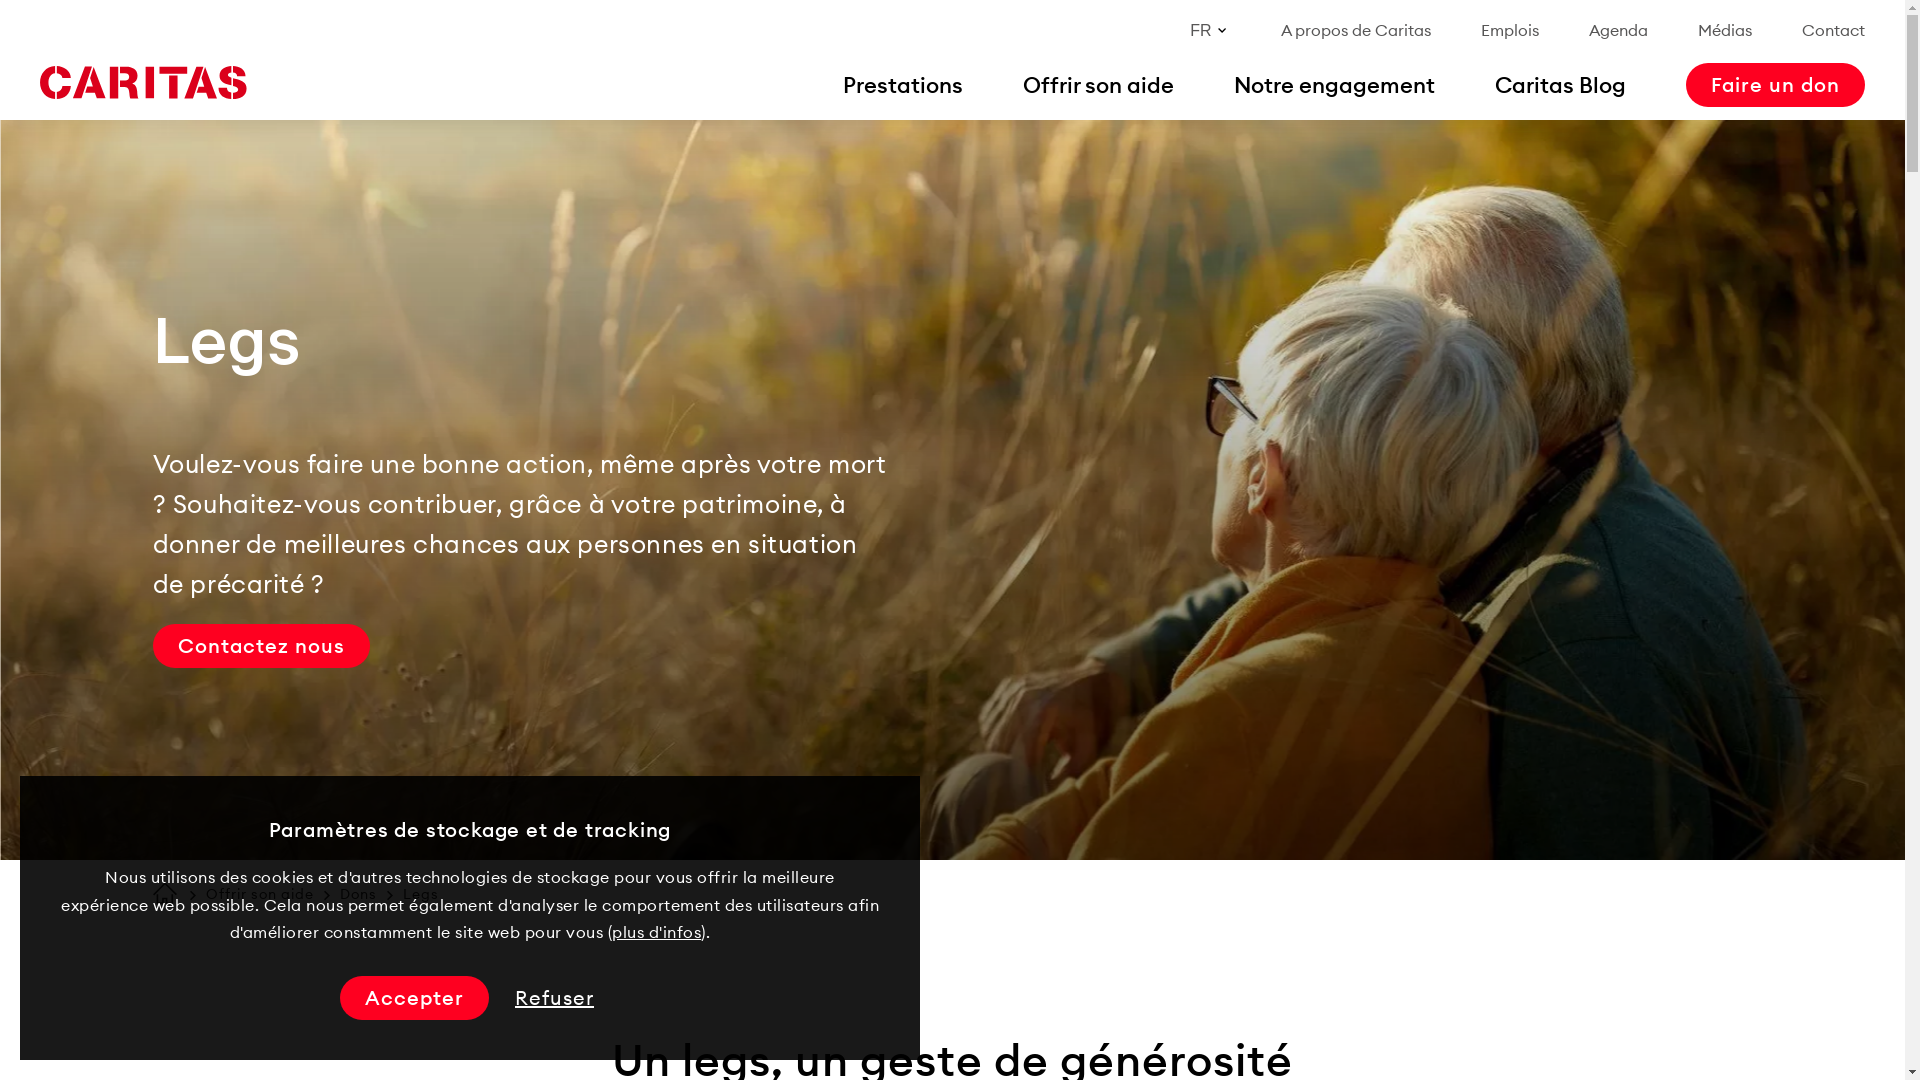 Image resolution: width=1920 pixels, height=1080 pixels. What do you see at coordinates (1559, 83) in the screenshot?
I see `'Caritas Blog'` at bounding box center [1559, 83].